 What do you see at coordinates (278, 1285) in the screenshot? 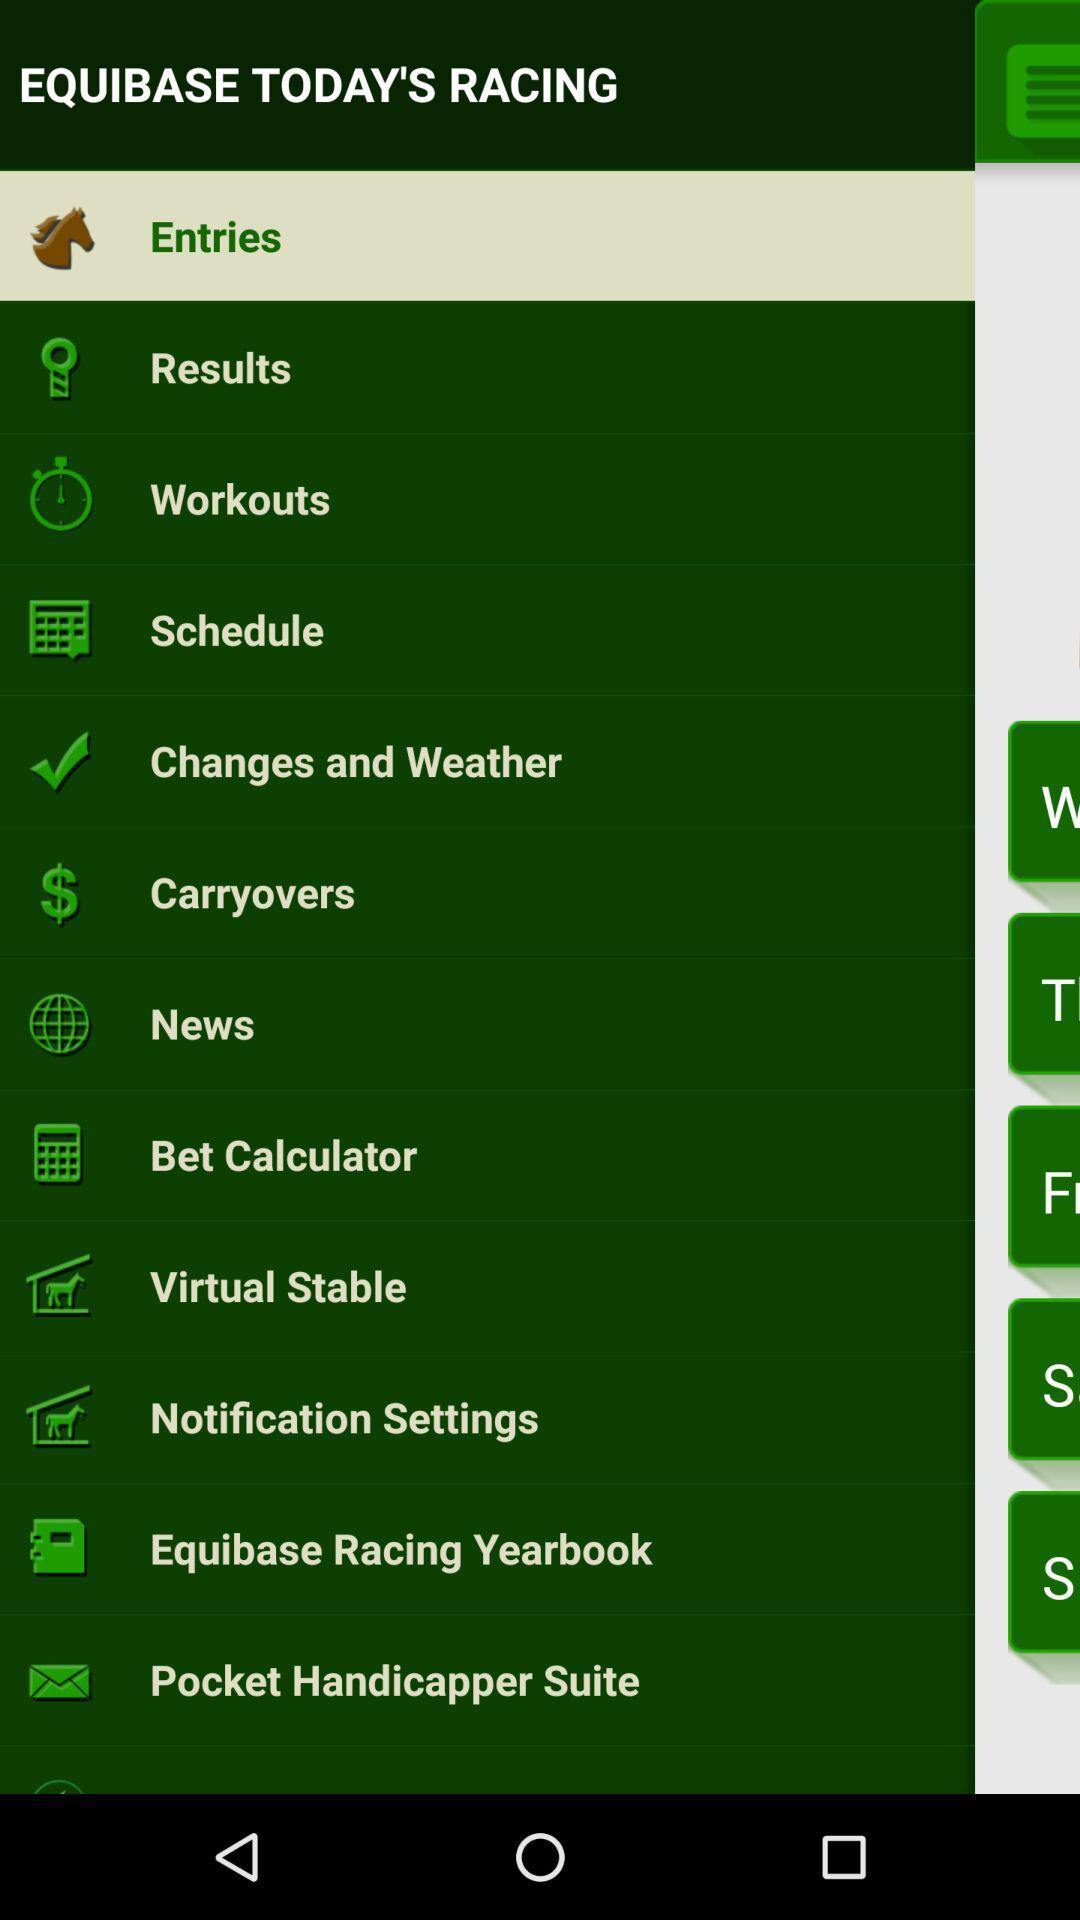
I see `item next to the friday, mar 31 item` at bounding box center [278, 1285].